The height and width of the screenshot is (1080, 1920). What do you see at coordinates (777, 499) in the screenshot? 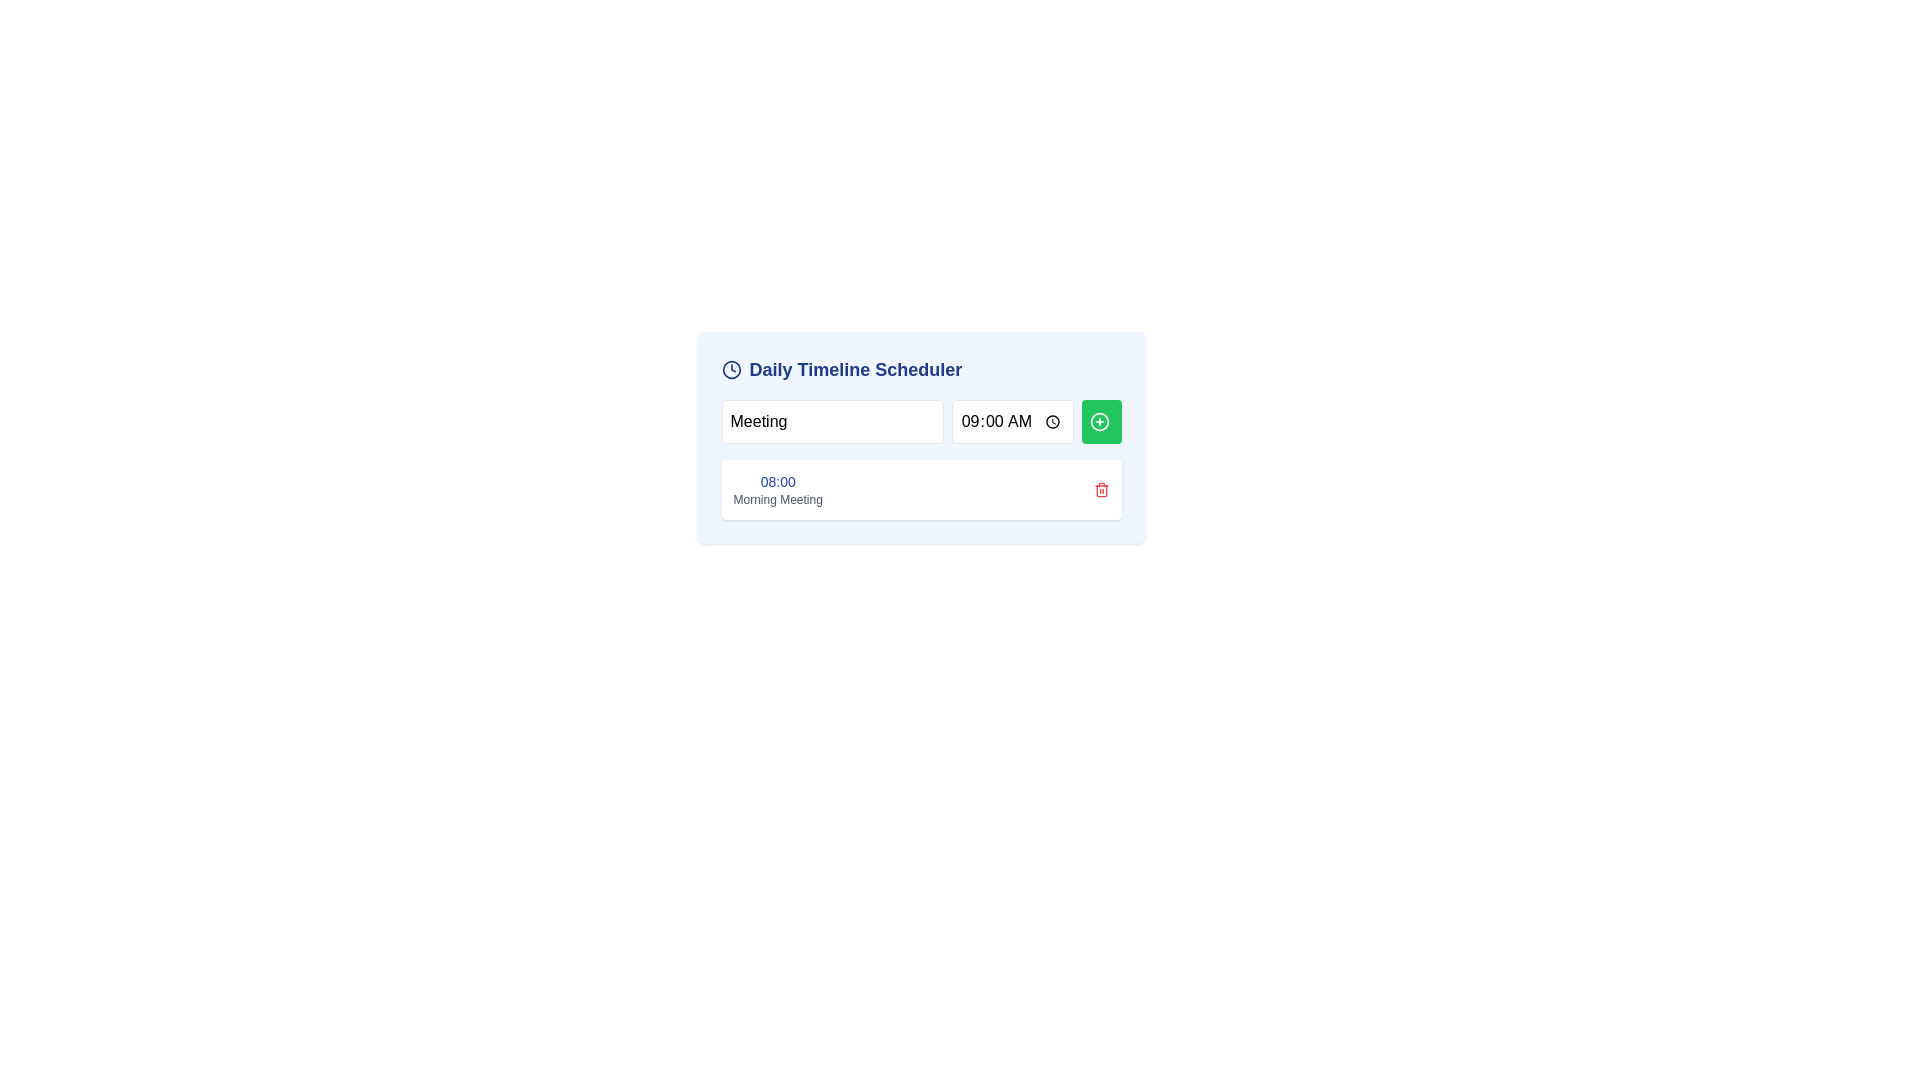
I see `the text label displaying 'Morning Meeting', which is styled in small gray font and positioned below the blue time label '08:00' within the timeline entry block` at bounding box center [777, 499].